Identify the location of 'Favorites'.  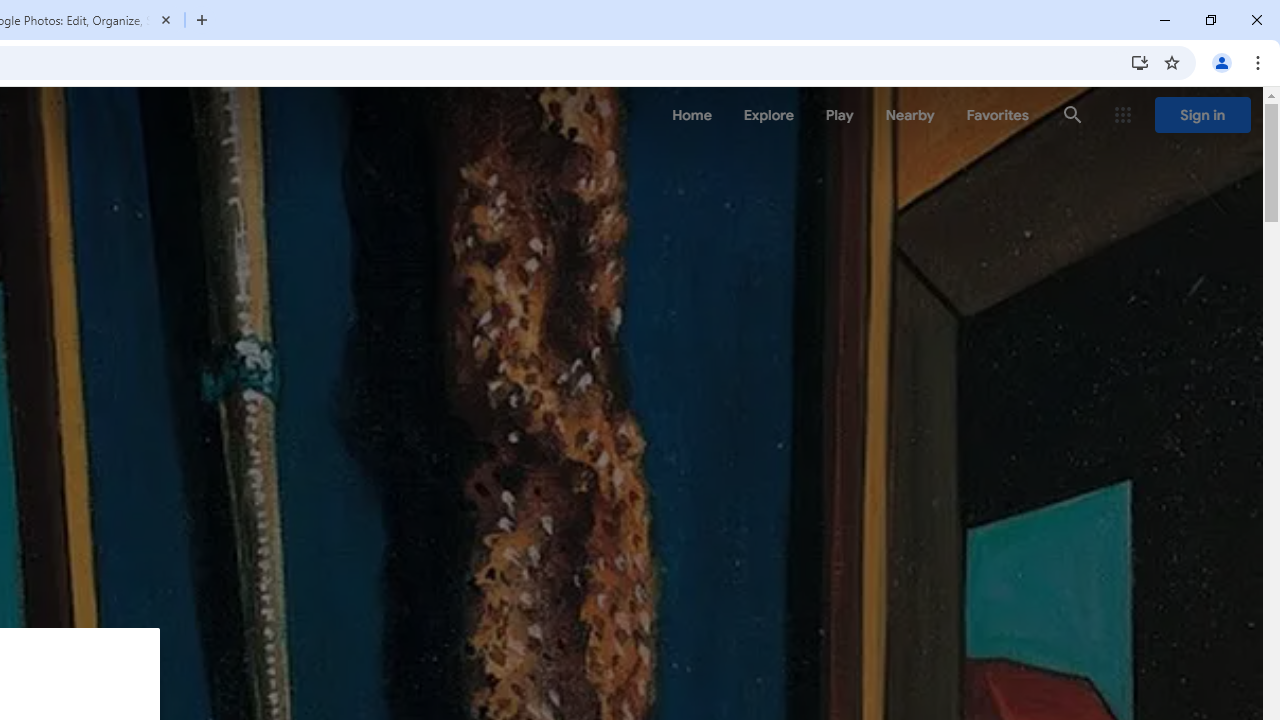
(997, 115).